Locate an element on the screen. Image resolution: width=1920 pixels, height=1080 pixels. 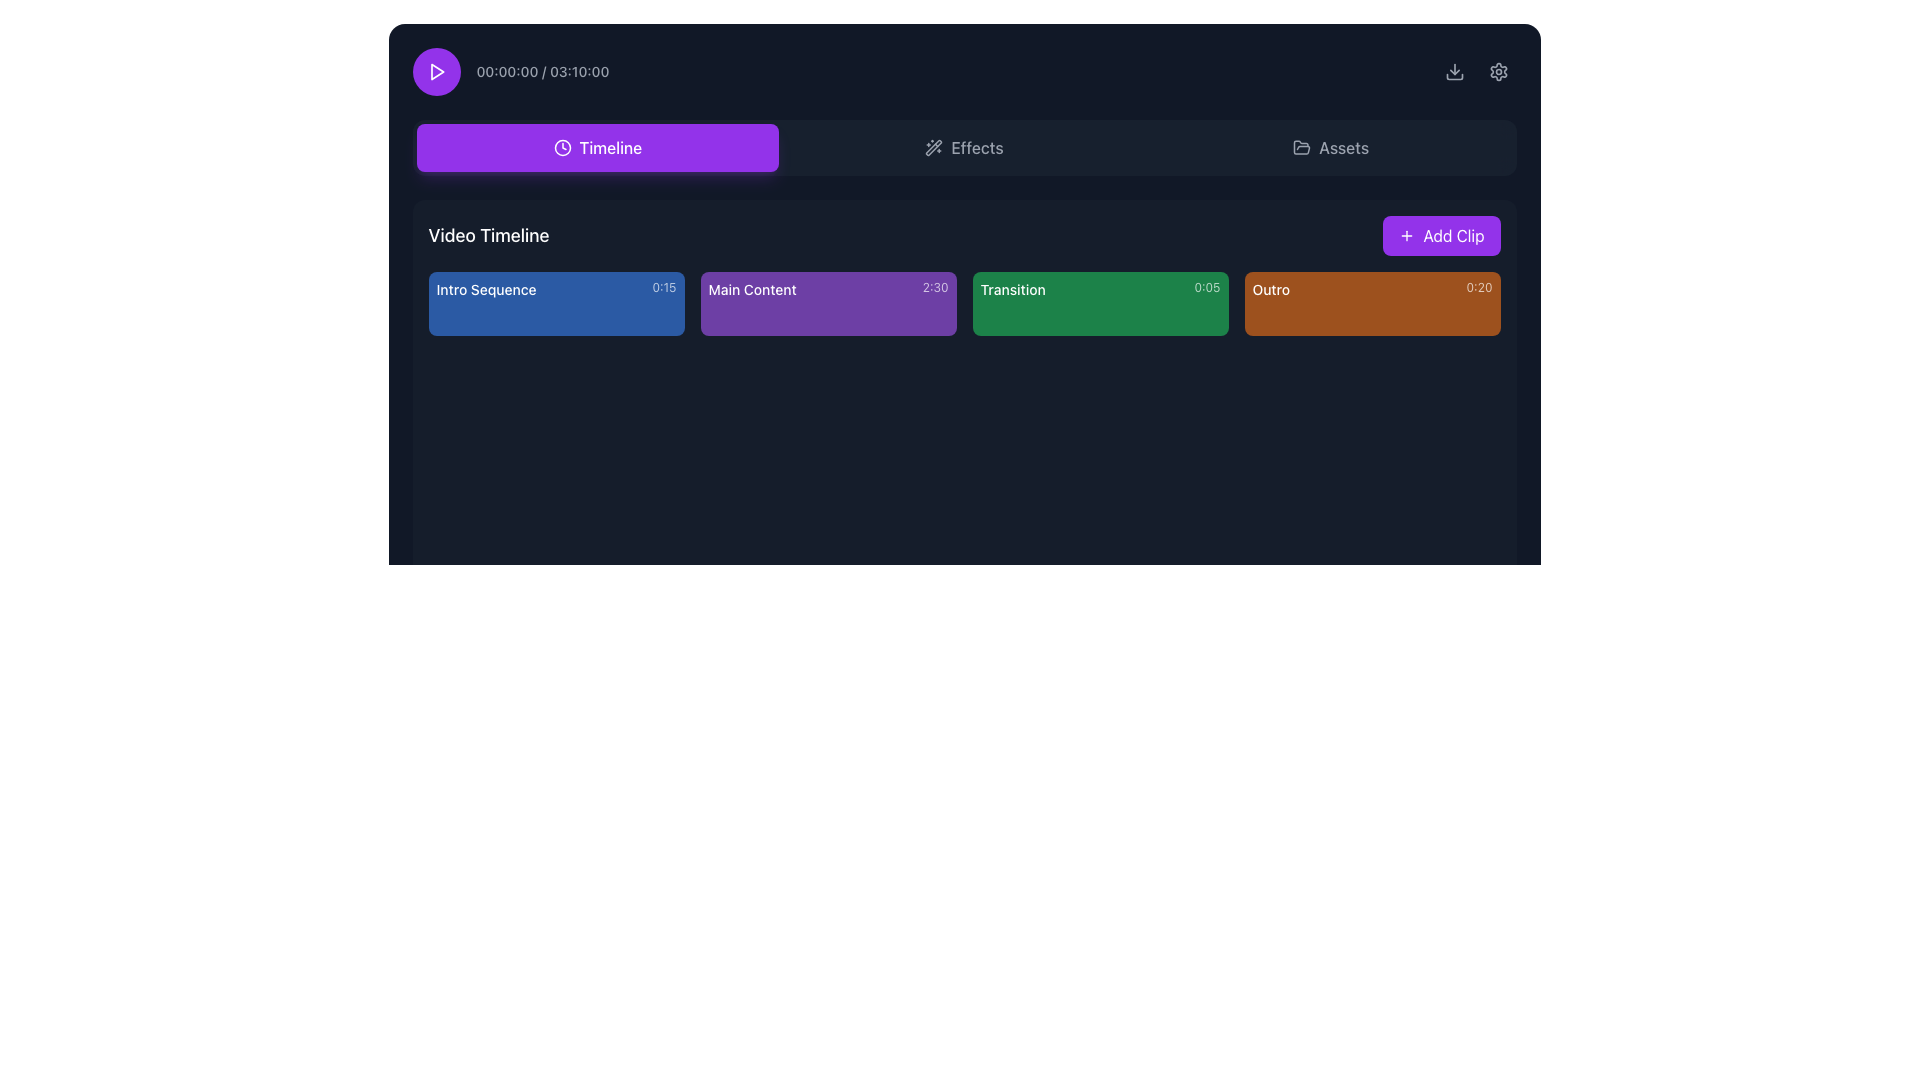
the clickable text label for accessing the 'Effects' section located in the top-right section of the navigation bar, just to the right of the sparkles icon is located at coordinates (977, 146).